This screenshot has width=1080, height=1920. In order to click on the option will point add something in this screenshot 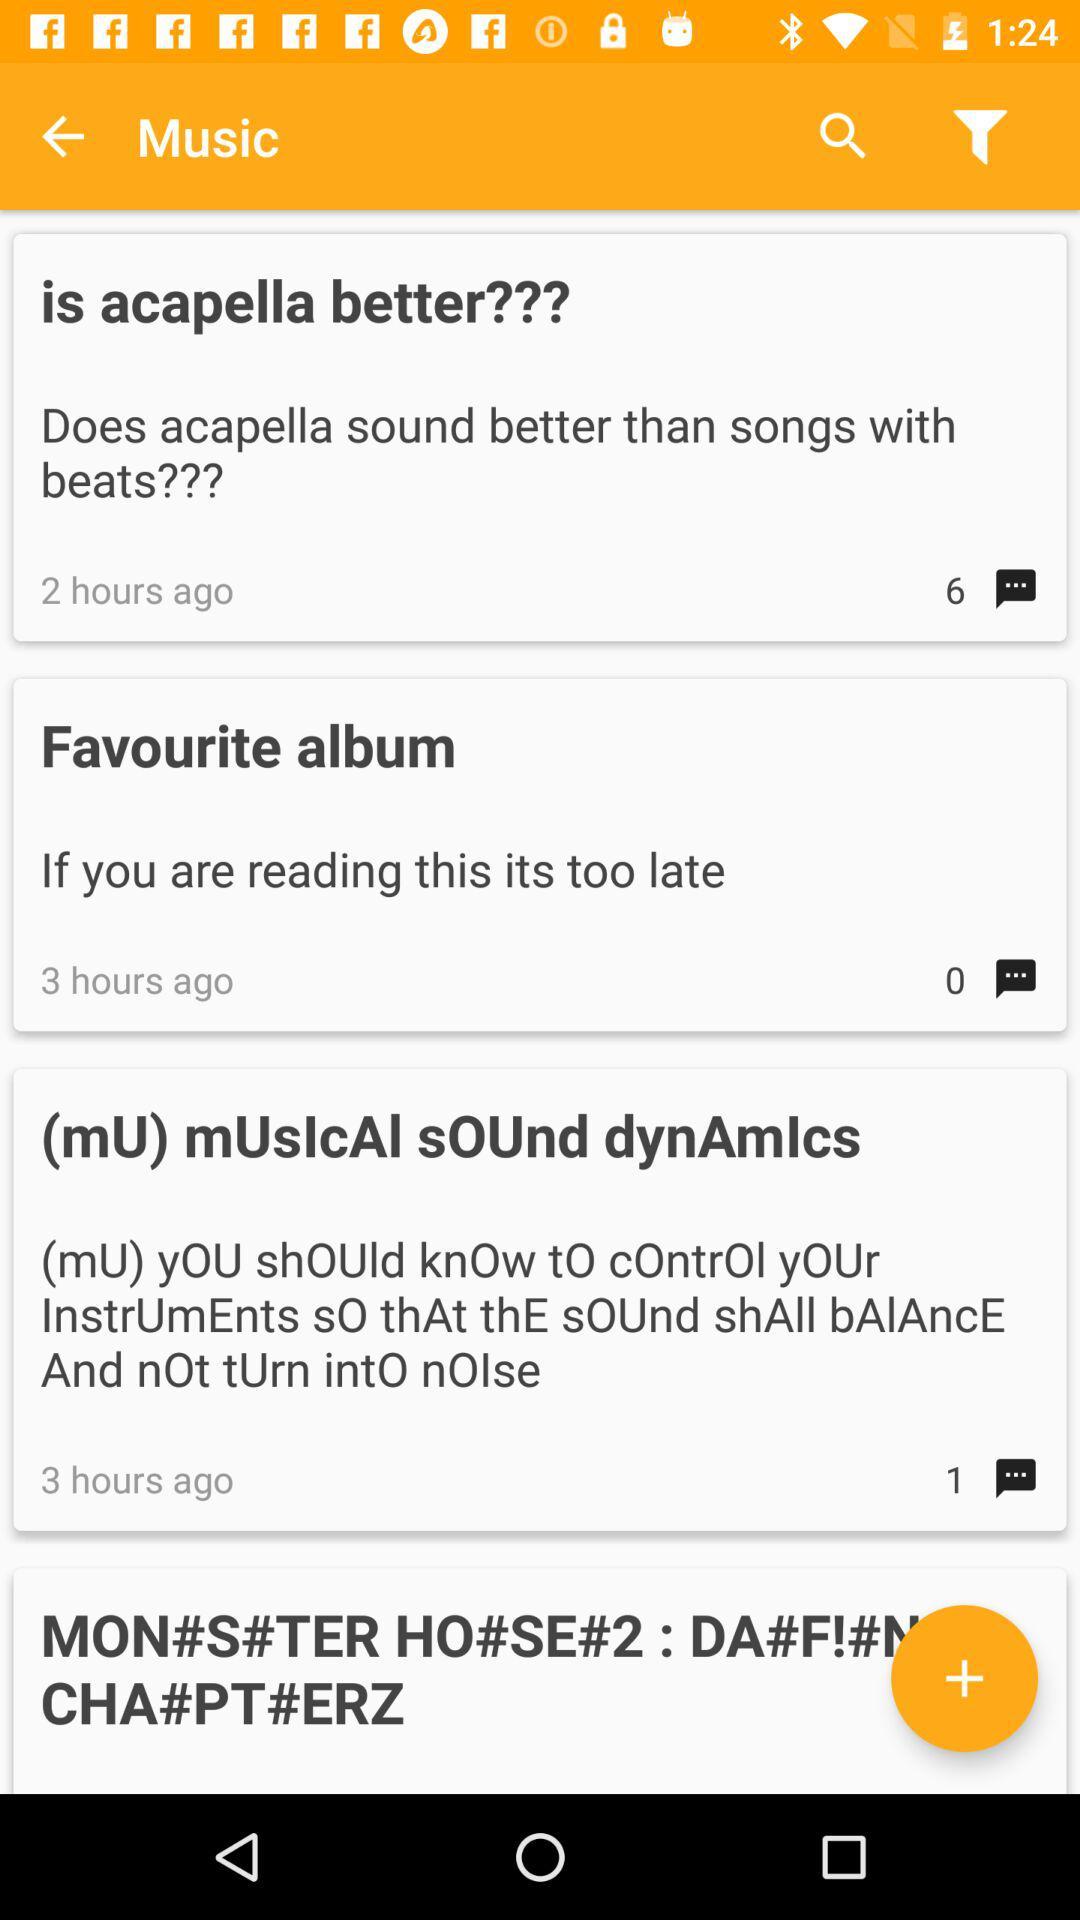, I will do `click(963, 1678)`.